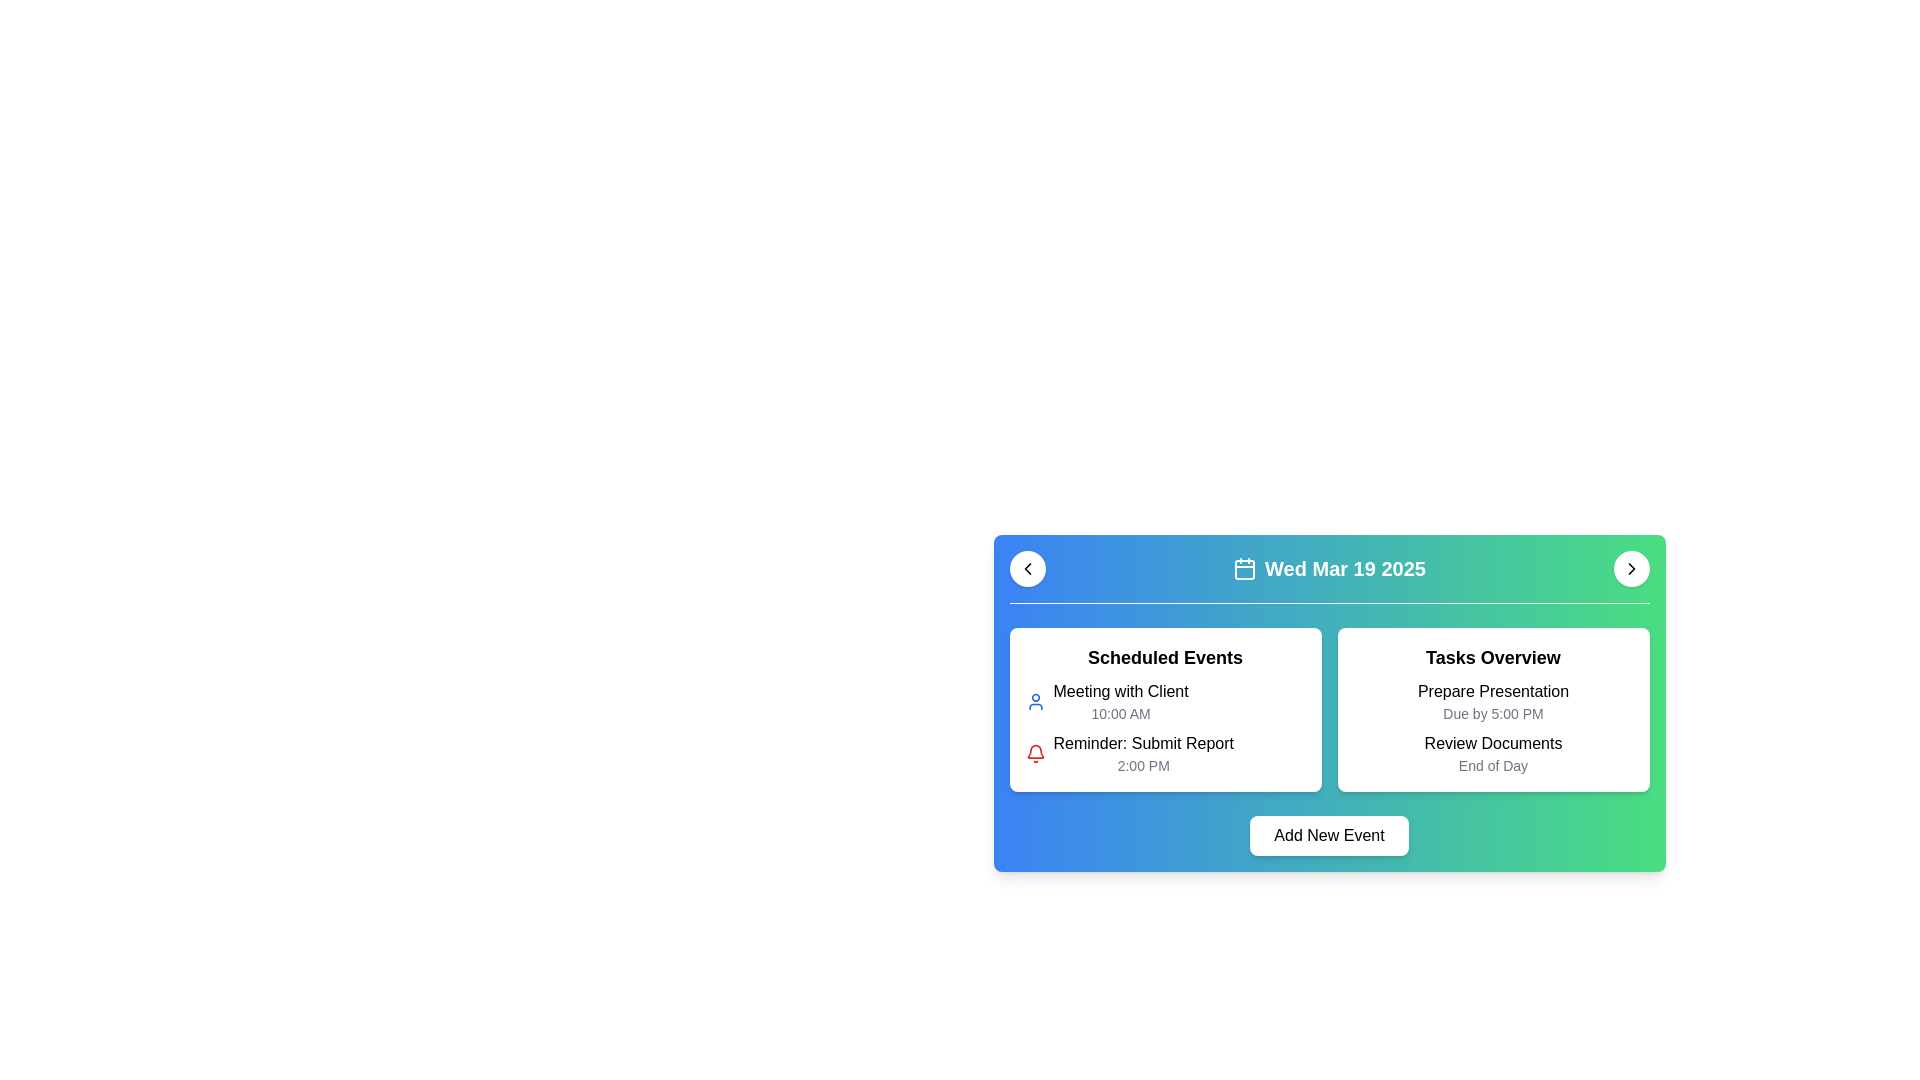  I want to click on date displayed in the central date display at the top of the section, which is bordered by left and right arrow buttons and located above 'Scheduled Events' and 'Tasks Overview', so click(1329, 569).